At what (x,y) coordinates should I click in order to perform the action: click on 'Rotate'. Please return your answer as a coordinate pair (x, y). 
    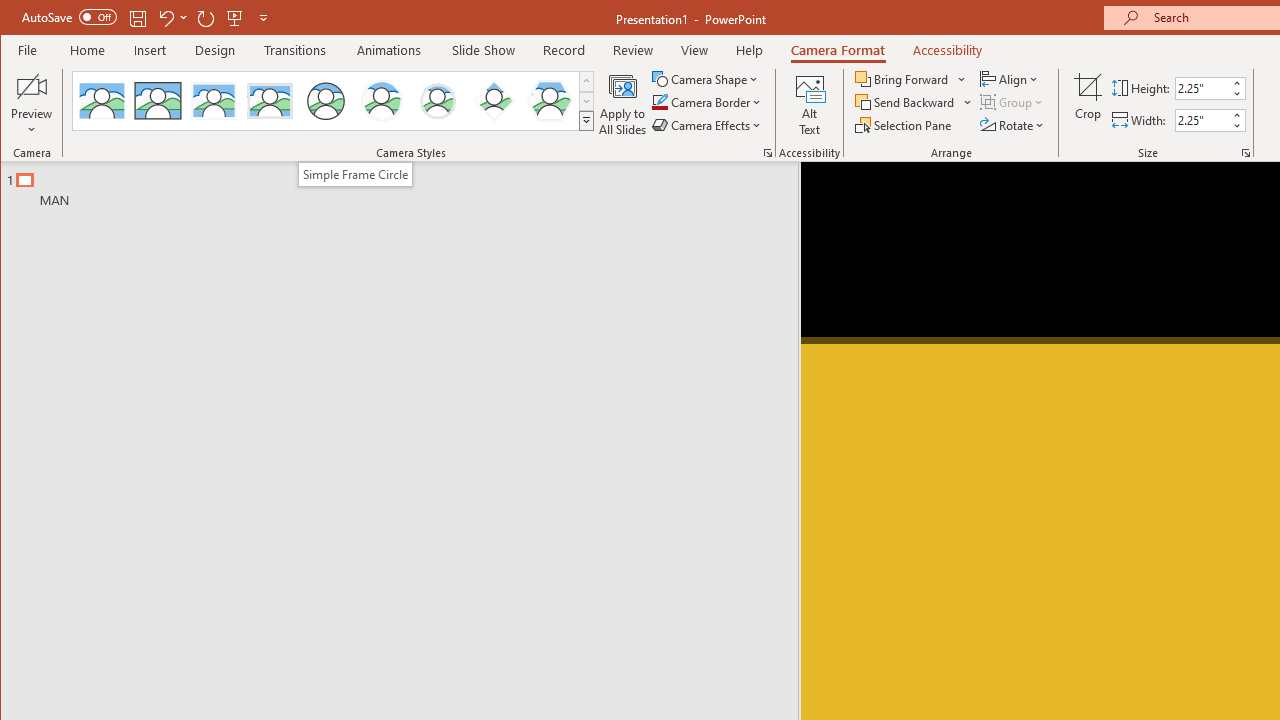
    Looking at the image, I should click on (1013, 125).